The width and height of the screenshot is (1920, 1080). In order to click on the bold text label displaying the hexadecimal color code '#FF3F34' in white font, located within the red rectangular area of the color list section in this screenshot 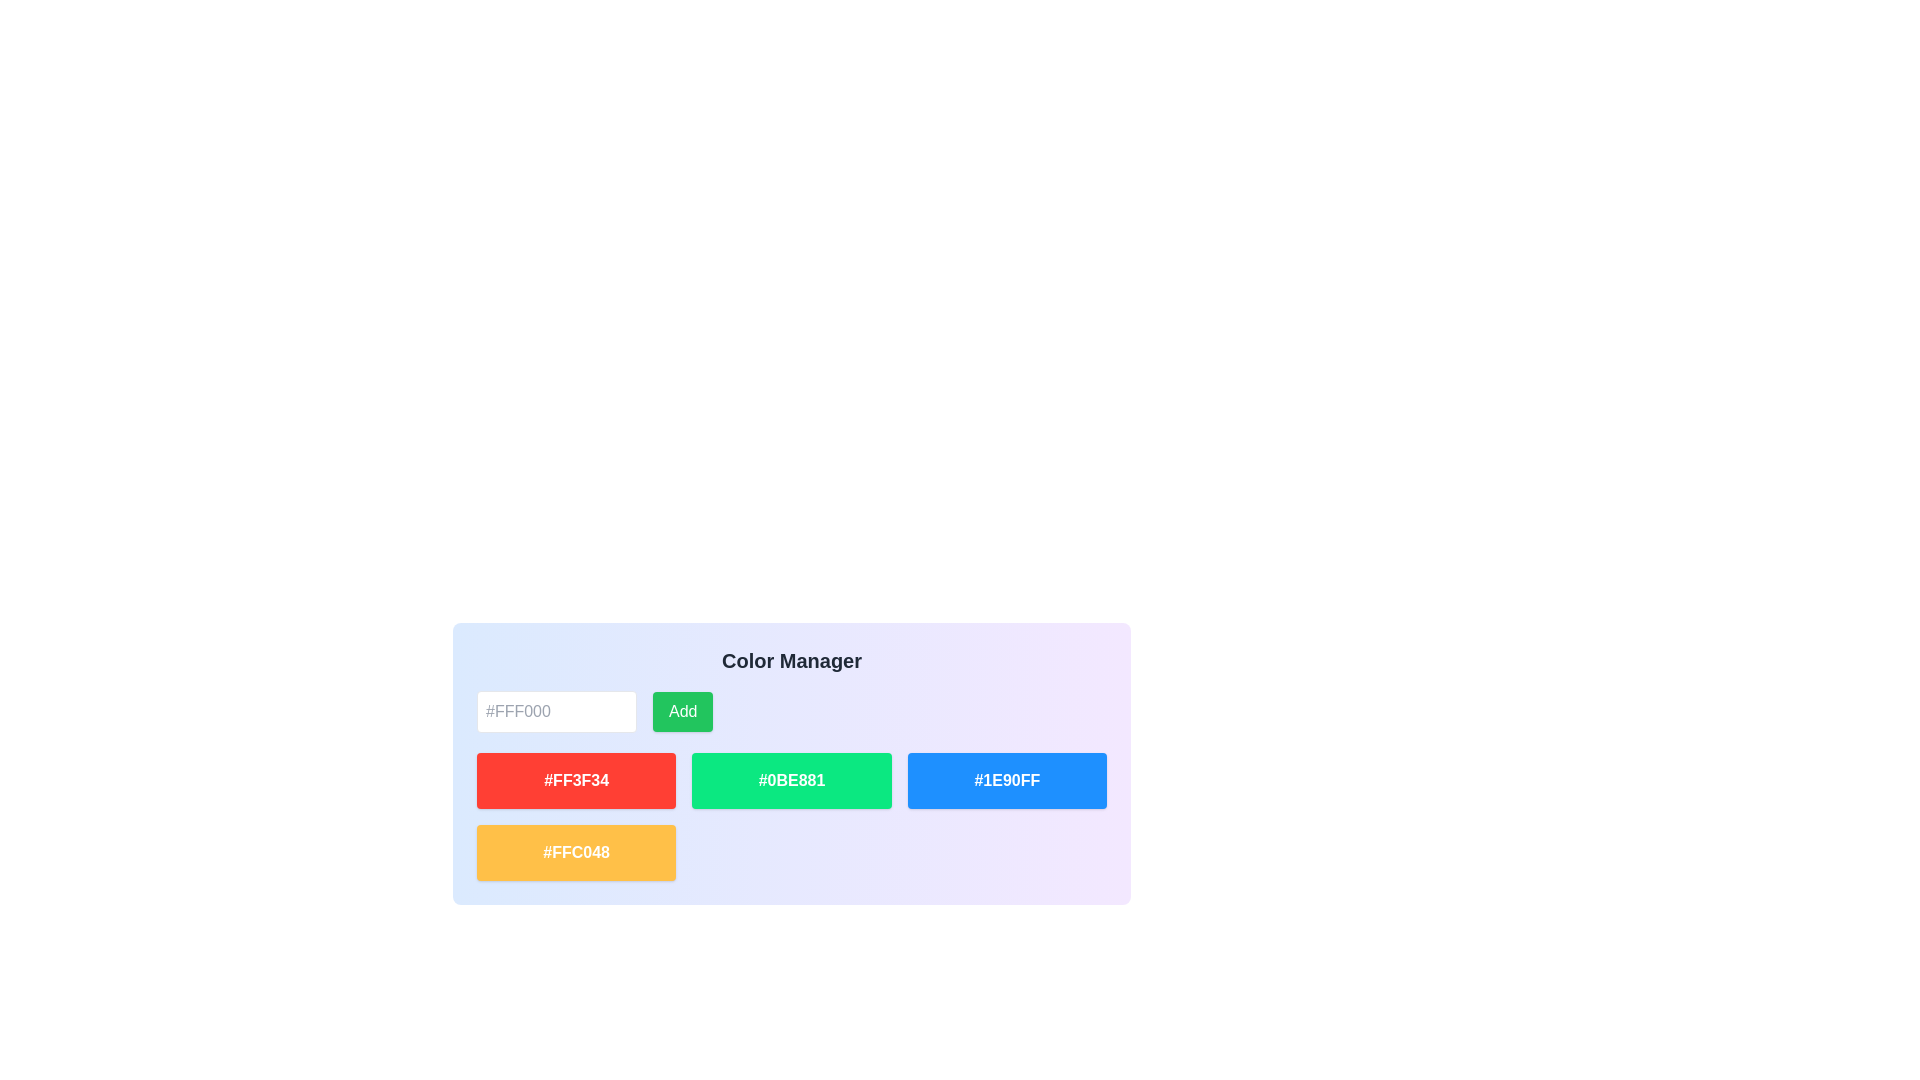, I will do `click(575, 779)`.